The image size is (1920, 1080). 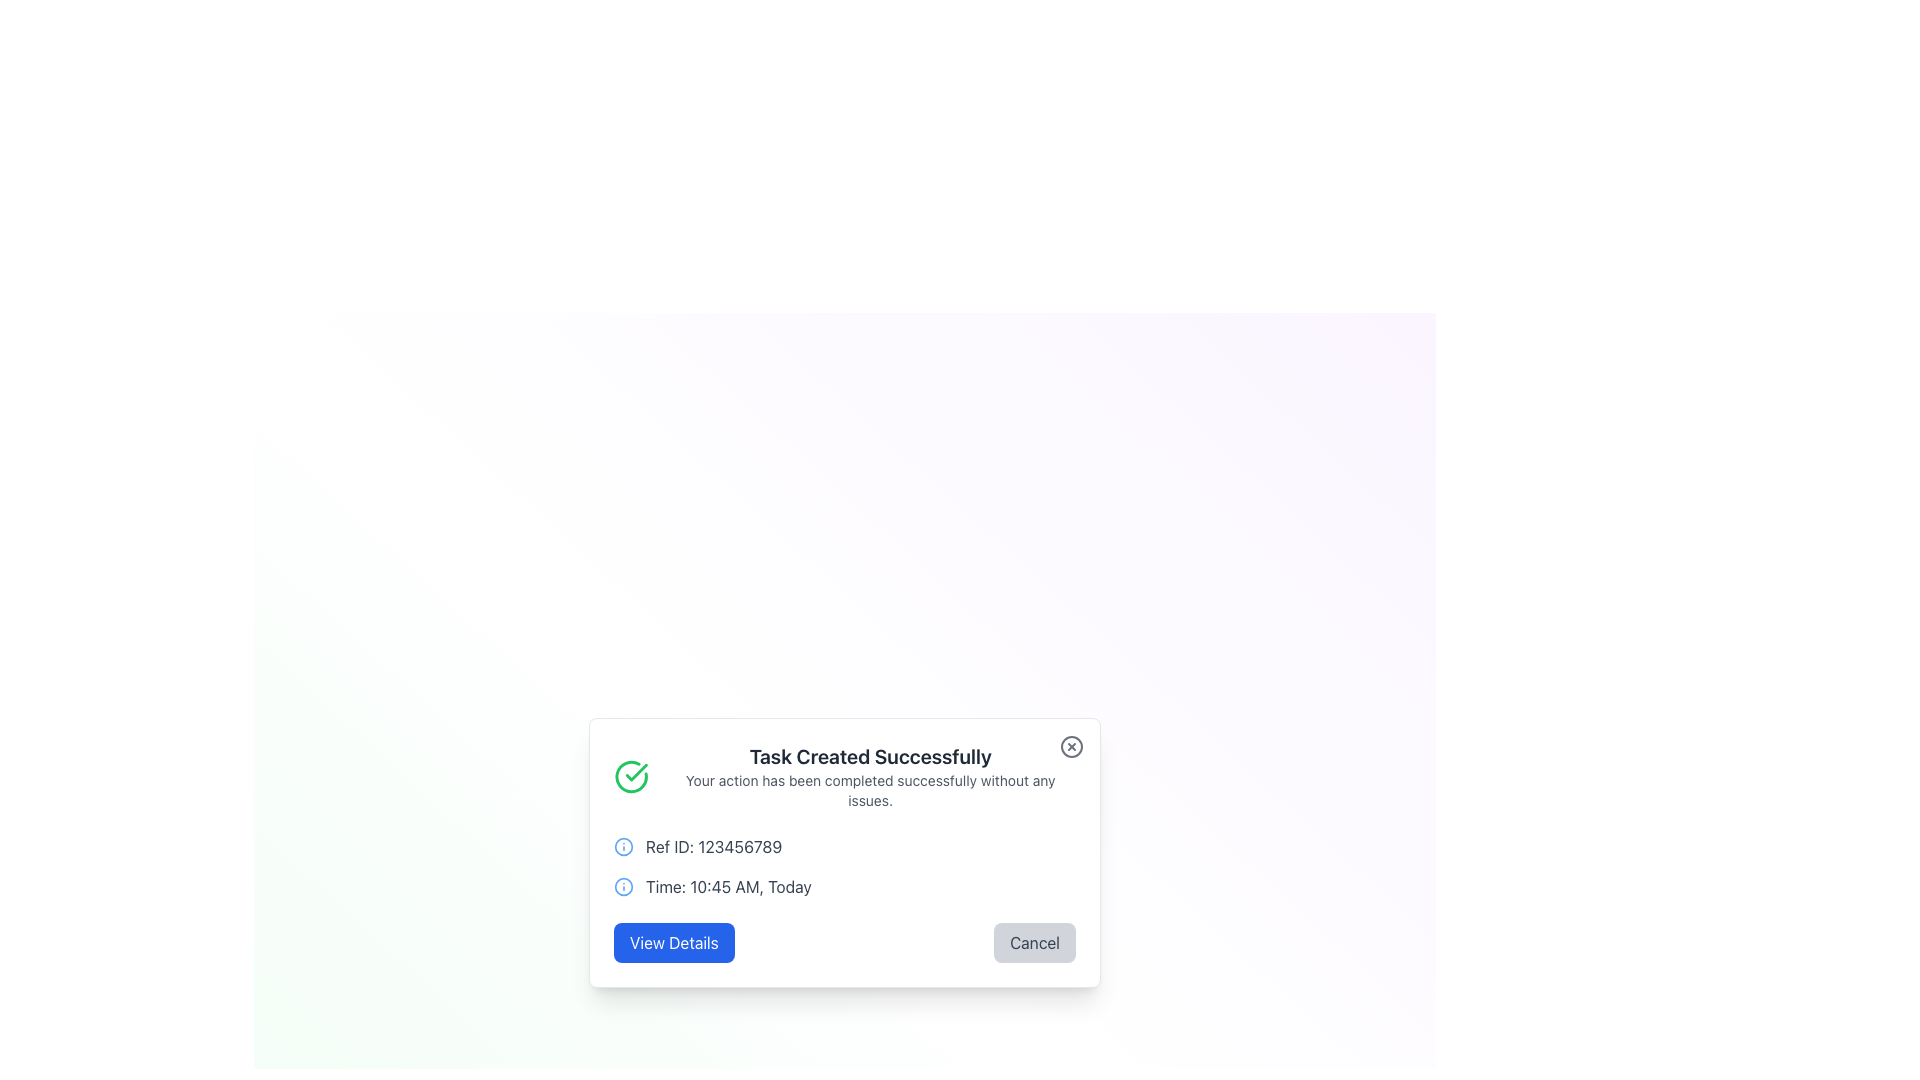 What do you see at coordinates (1070, 747) in the screenshot?
I see `the Decorative SVG Circle, which is the outer circular component of the close button located at the top-right corner of the pop-up dialog box` at bounding box center [1070, 747].